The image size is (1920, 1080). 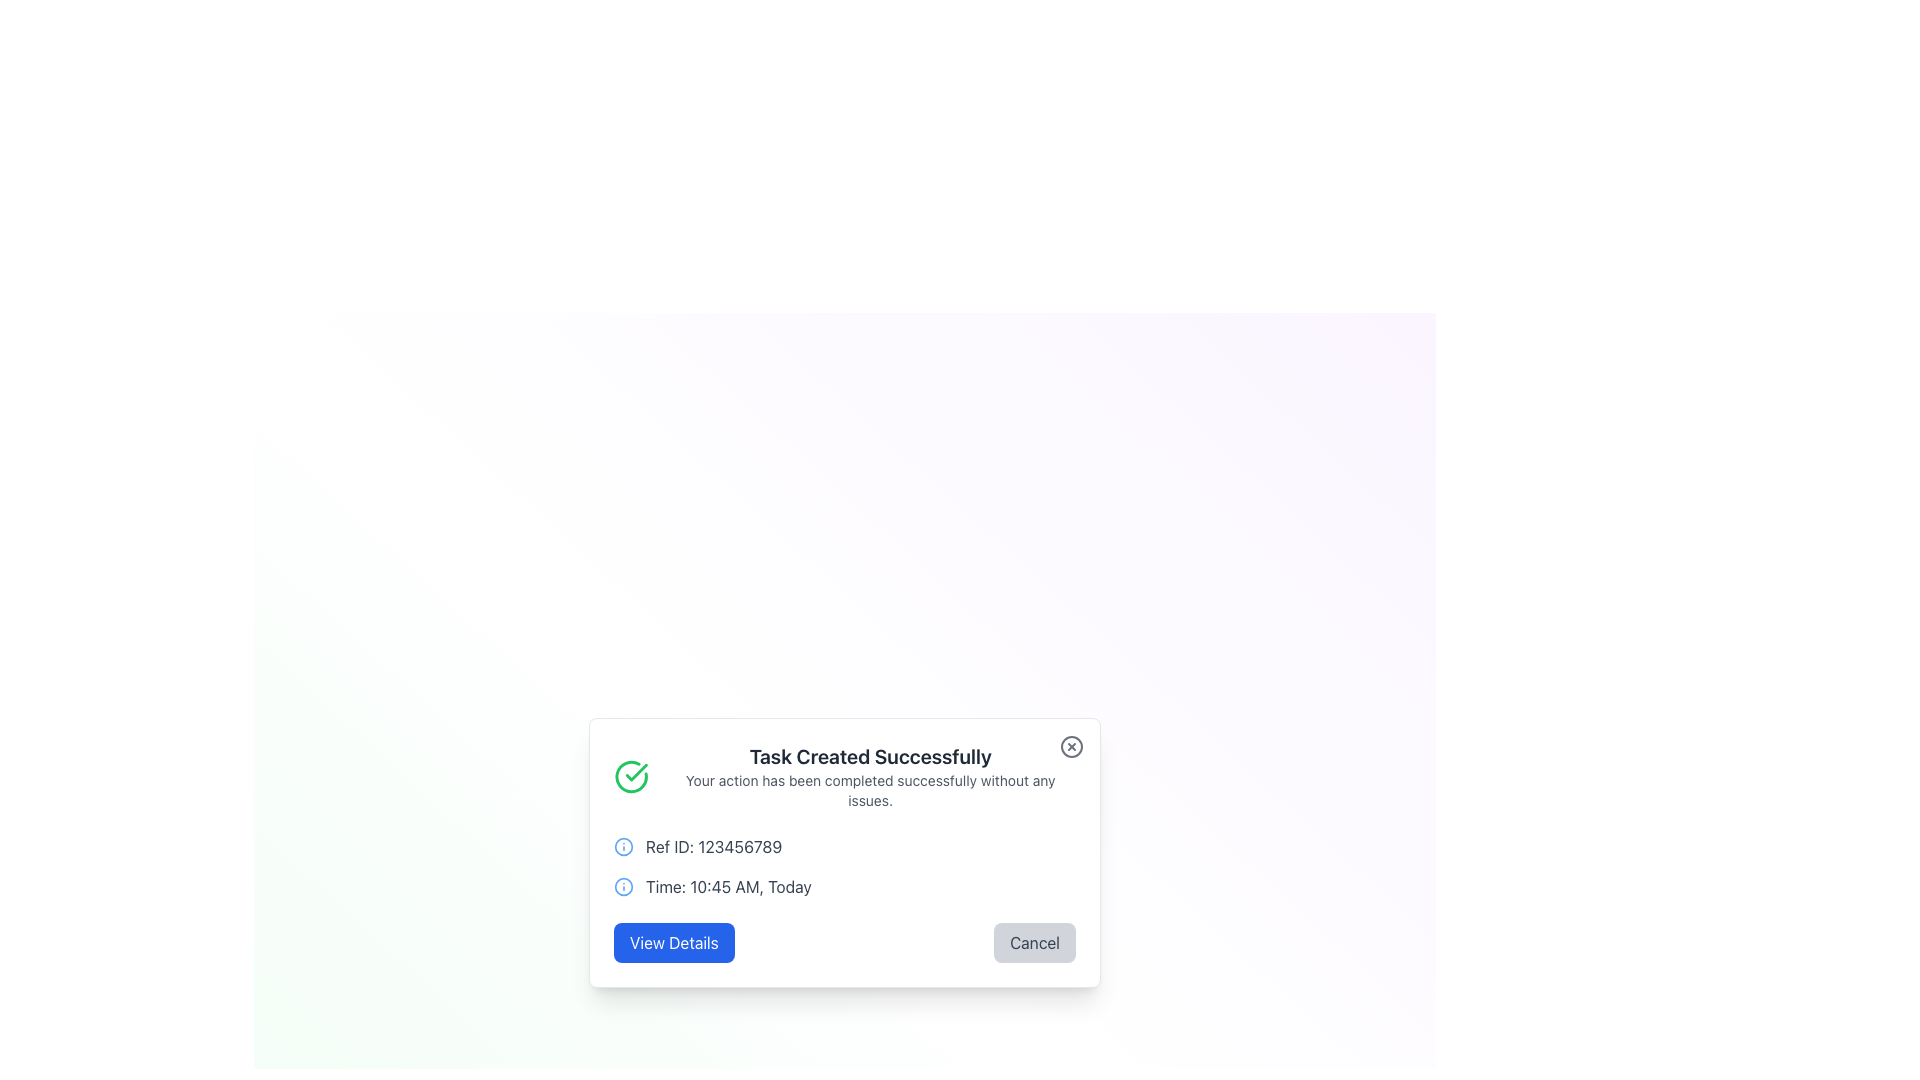 What do you see at coordinates (1070, 747) in the screenshot?
I see `the Decorative SVG Circle, which is the outer circular component of the close button located at the top-right corner of the pop-up dialog box` at bounding box center [1070, 747].